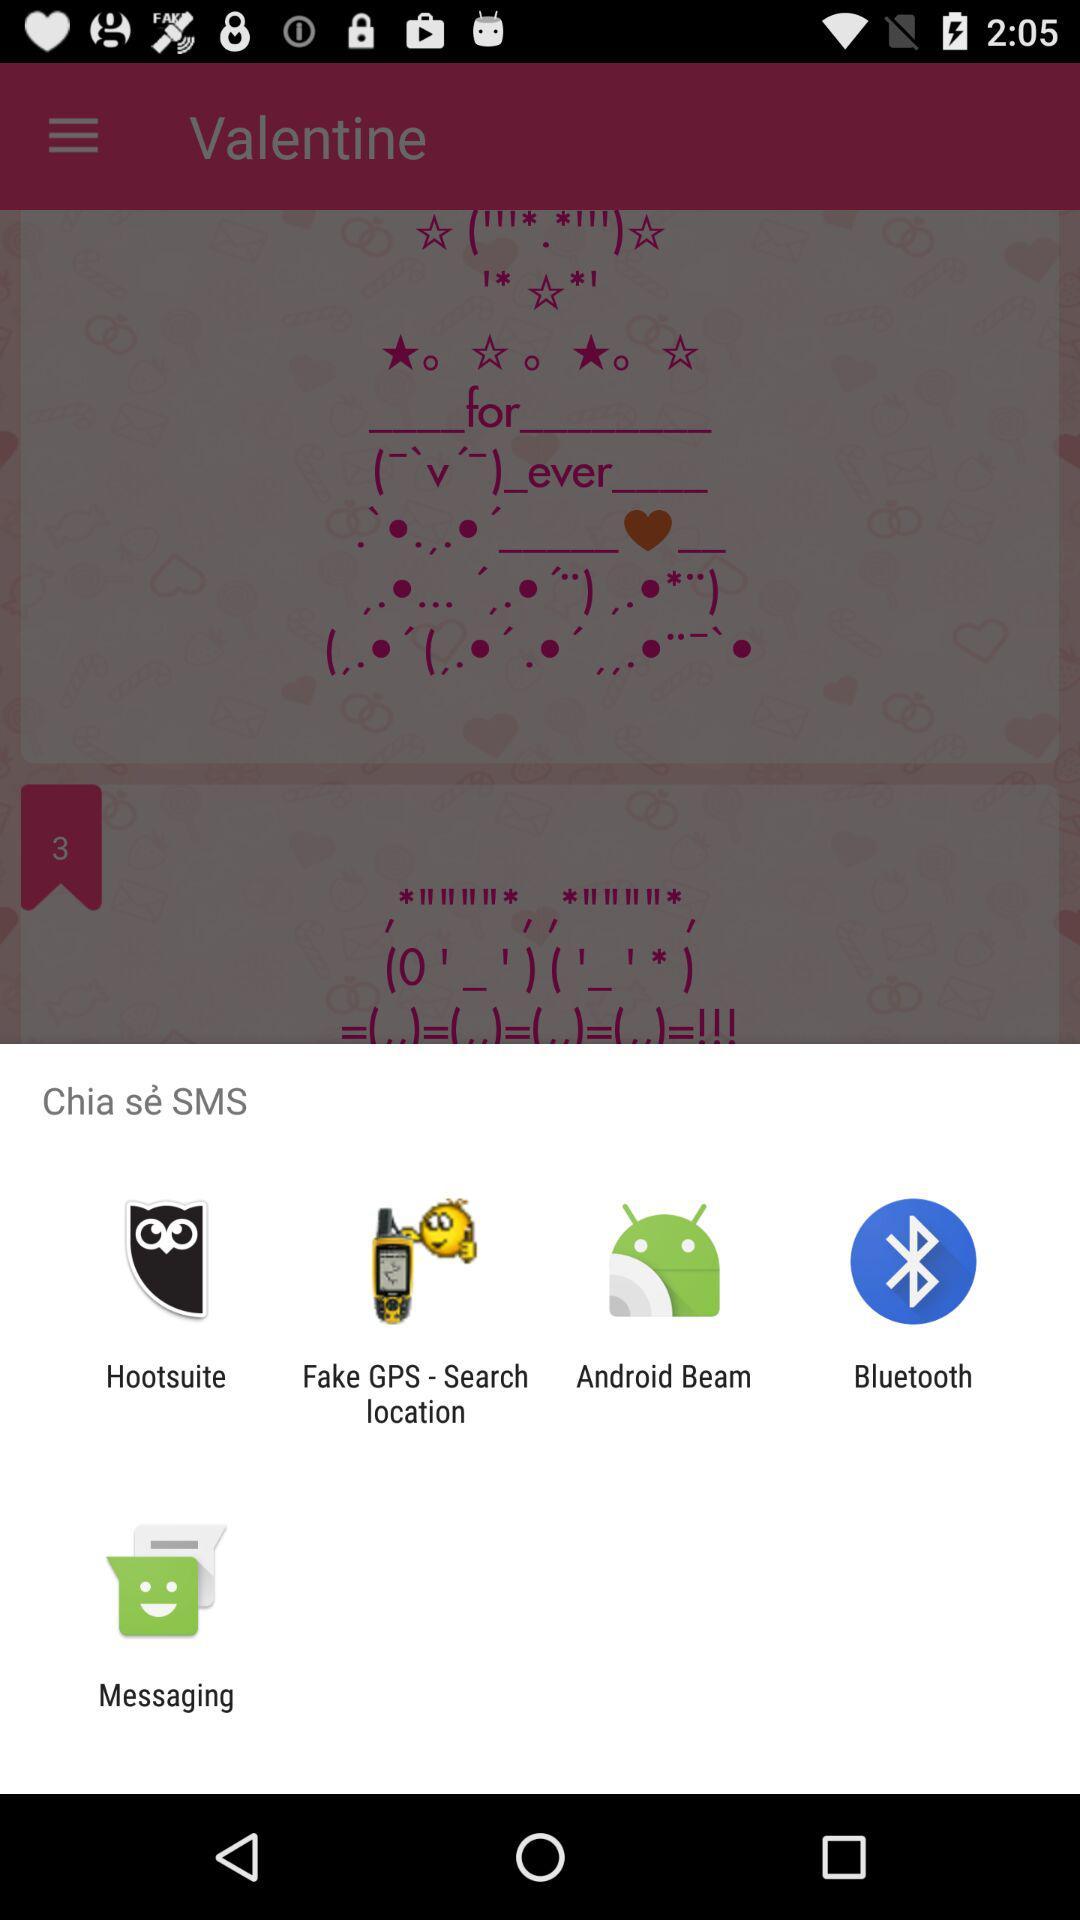  What do you see at coordinates (165, 1392) in the screenshot?
I see `app to the left of fake gps search app` at bounding box center [165, 1392].